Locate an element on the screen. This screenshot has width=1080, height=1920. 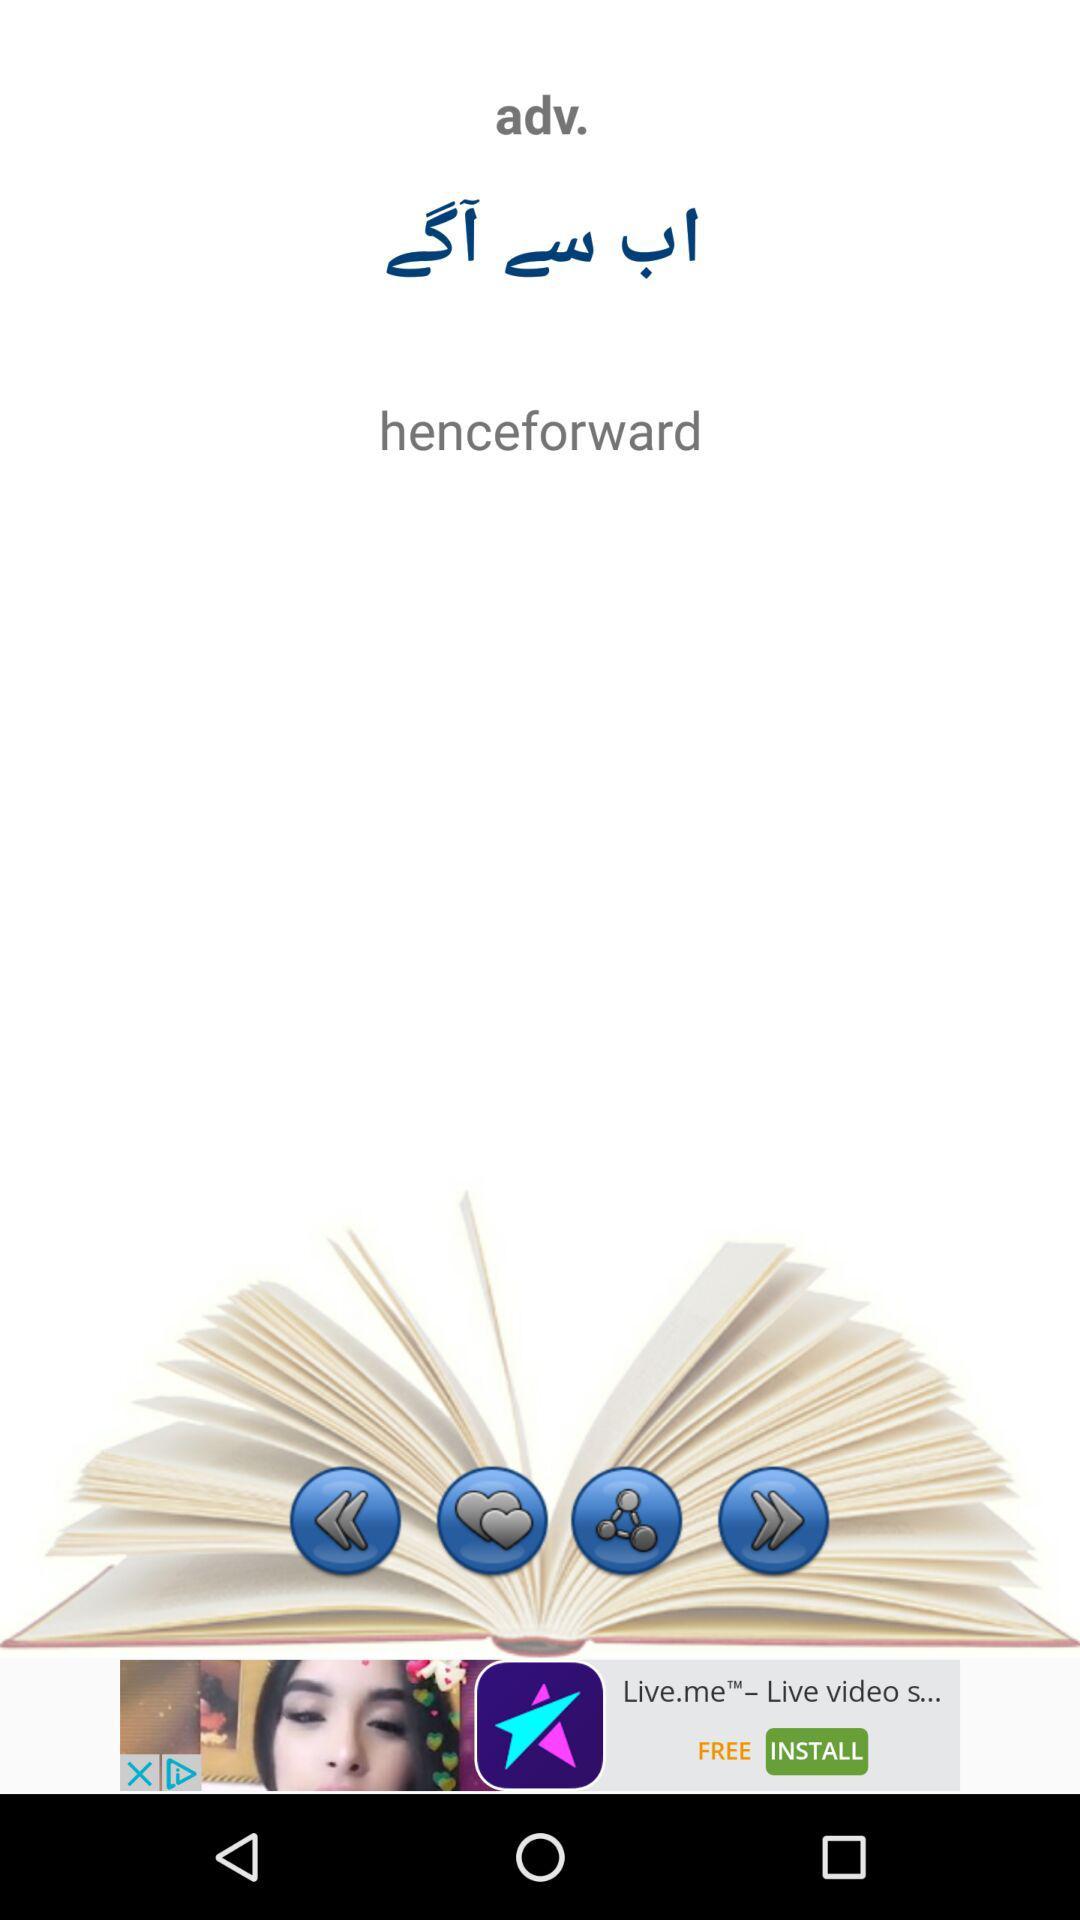
go back is located at coordinates (344, 1522).